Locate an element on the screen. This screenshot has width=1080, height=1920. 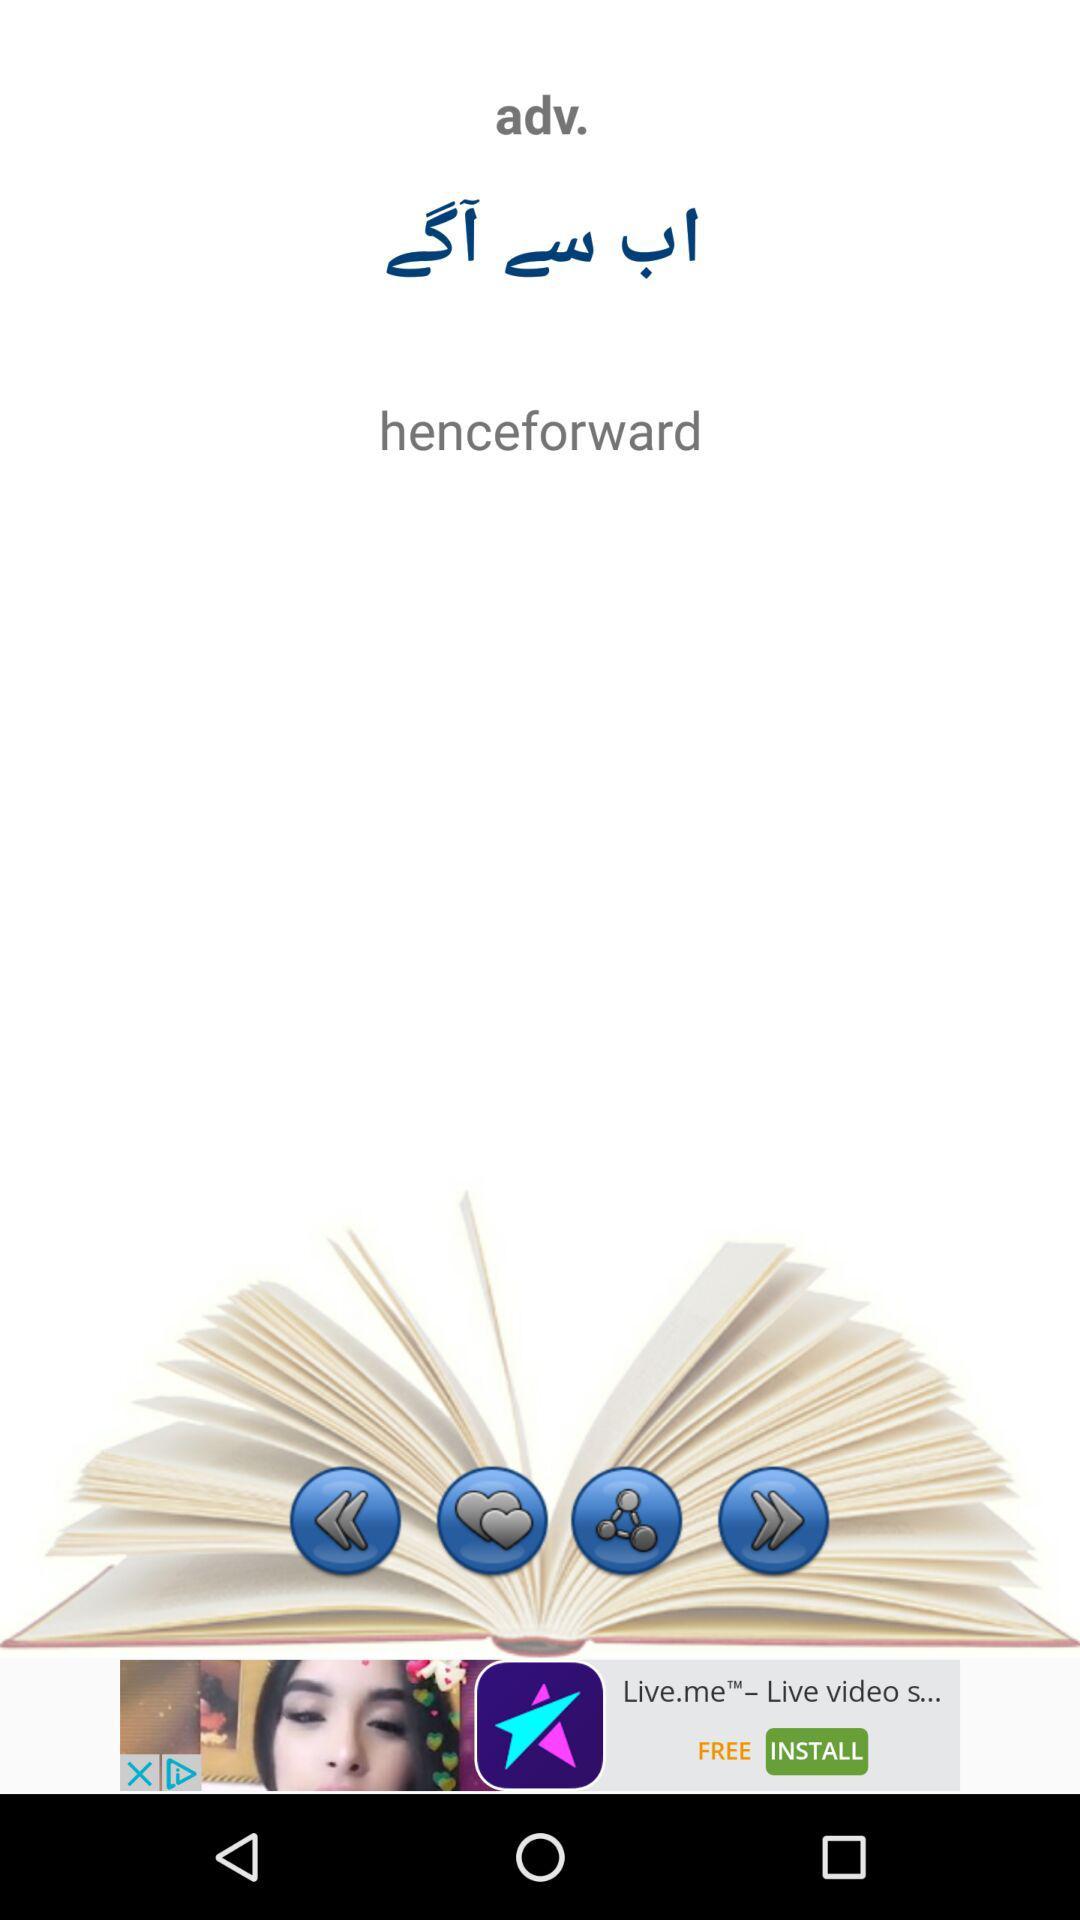
go back is located at coordinates (344, 1522).